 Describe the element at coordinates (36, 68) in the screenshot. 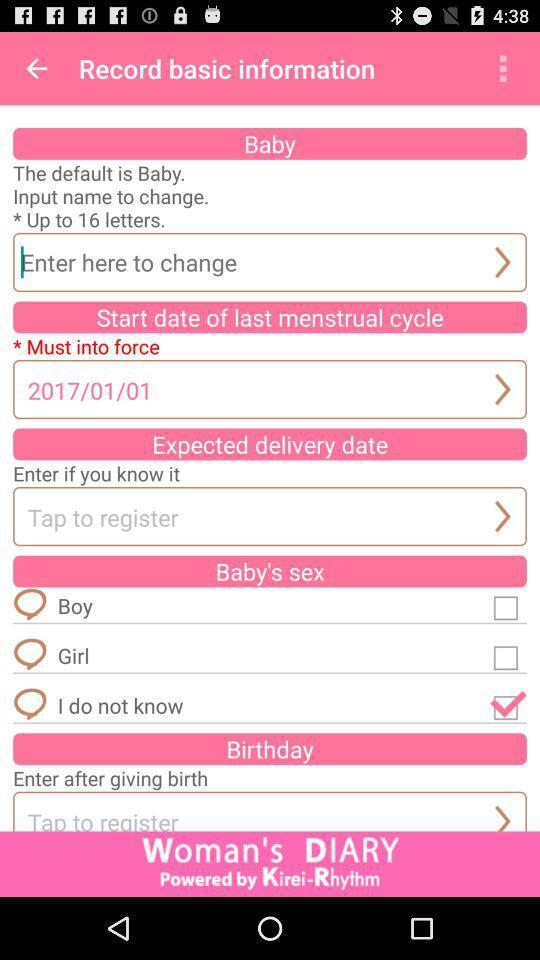

I see `icon above baby` at that location.